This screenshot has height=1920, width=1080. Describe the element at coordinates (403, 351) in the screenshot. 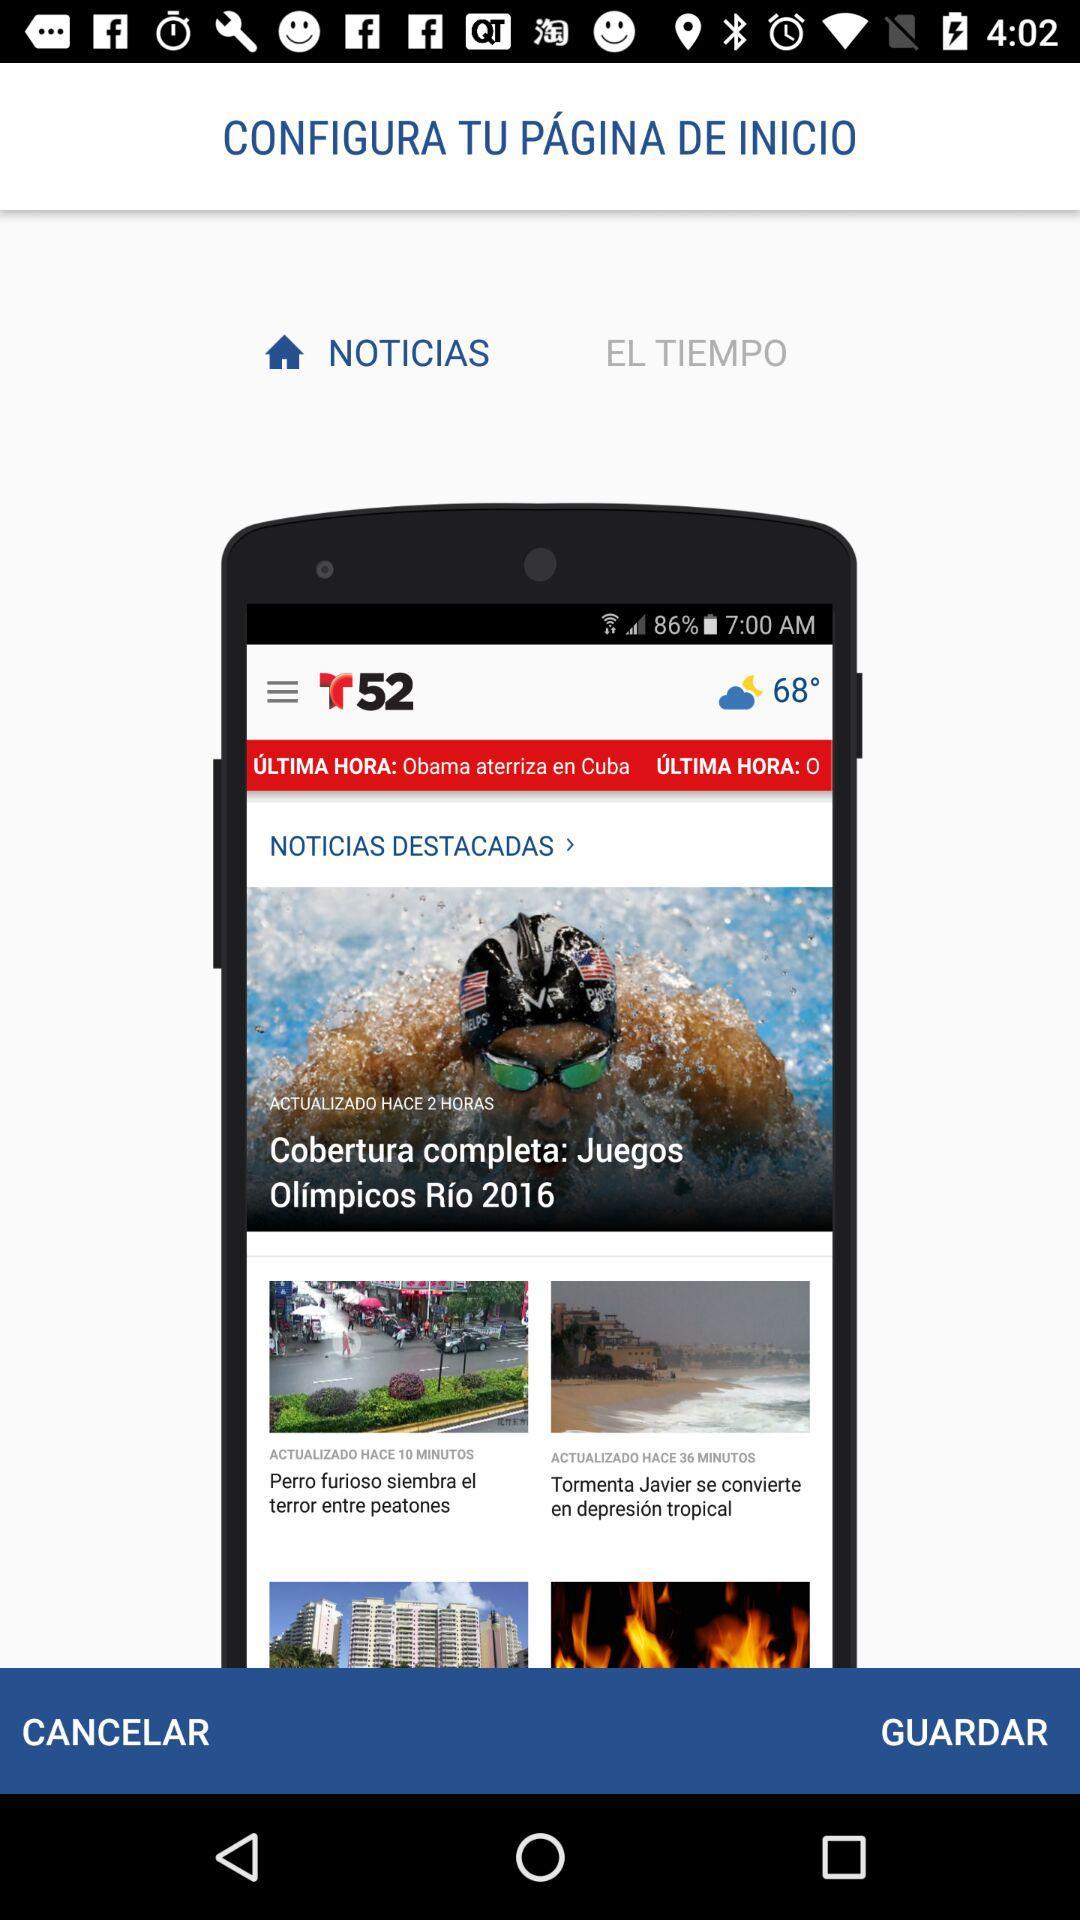

I see `the item next to el tiempo item` at that location.